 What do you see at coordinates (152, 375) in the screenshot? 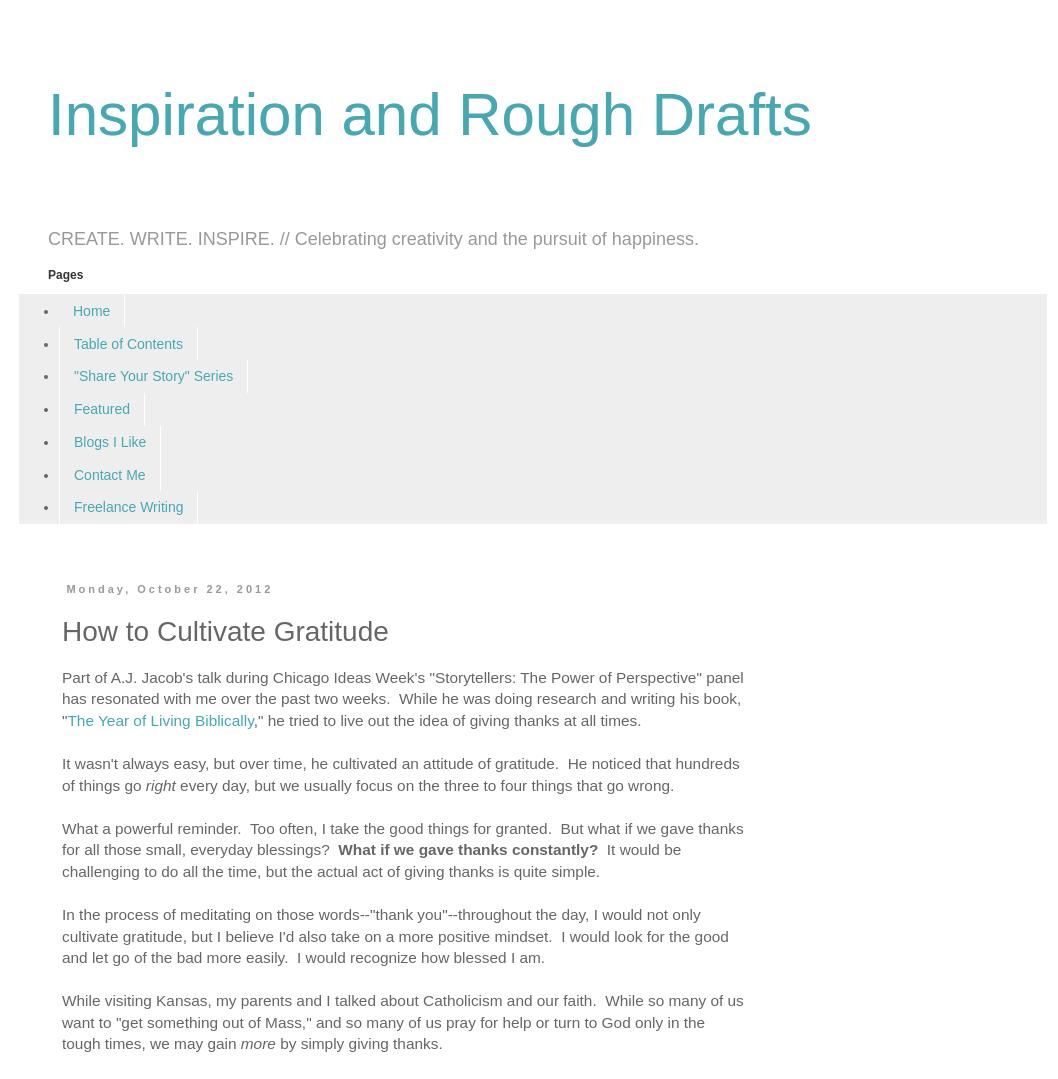
I see `'"Share Your Story" Series'` at bounding box center [152, 375].